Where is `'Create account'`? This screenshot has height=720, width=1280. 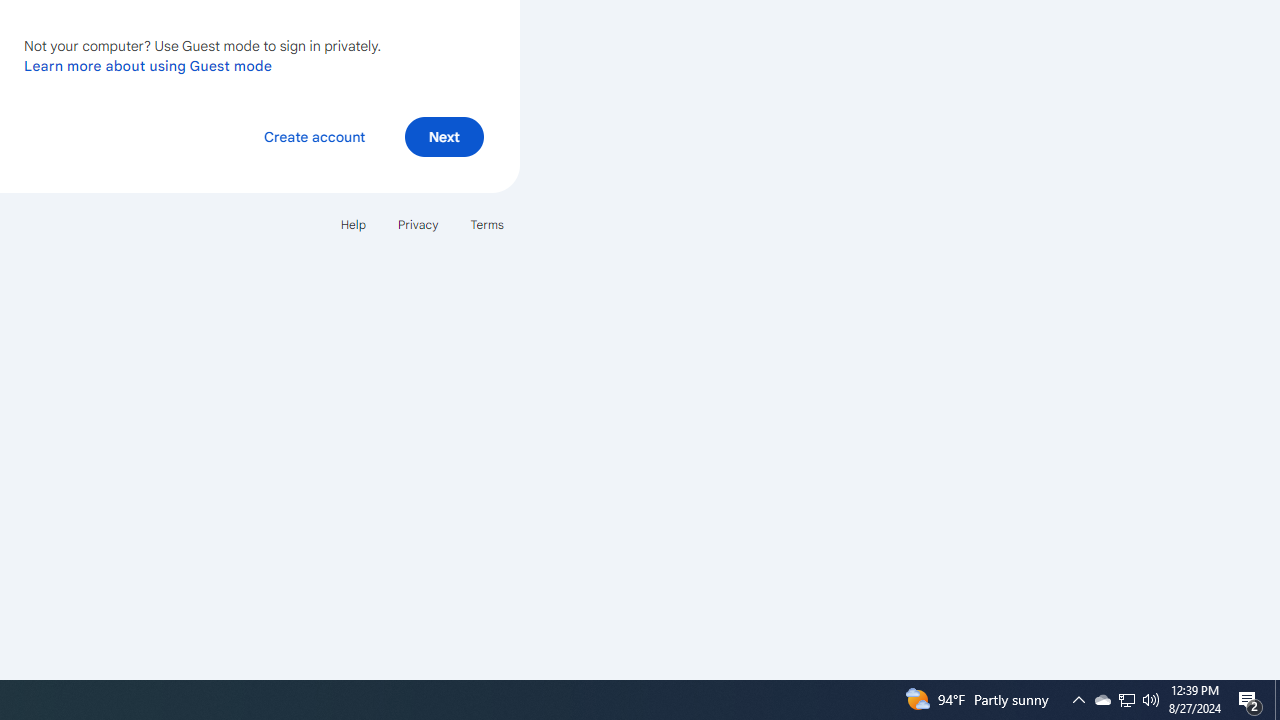
'Create account' is located at coordinates (313, 135).